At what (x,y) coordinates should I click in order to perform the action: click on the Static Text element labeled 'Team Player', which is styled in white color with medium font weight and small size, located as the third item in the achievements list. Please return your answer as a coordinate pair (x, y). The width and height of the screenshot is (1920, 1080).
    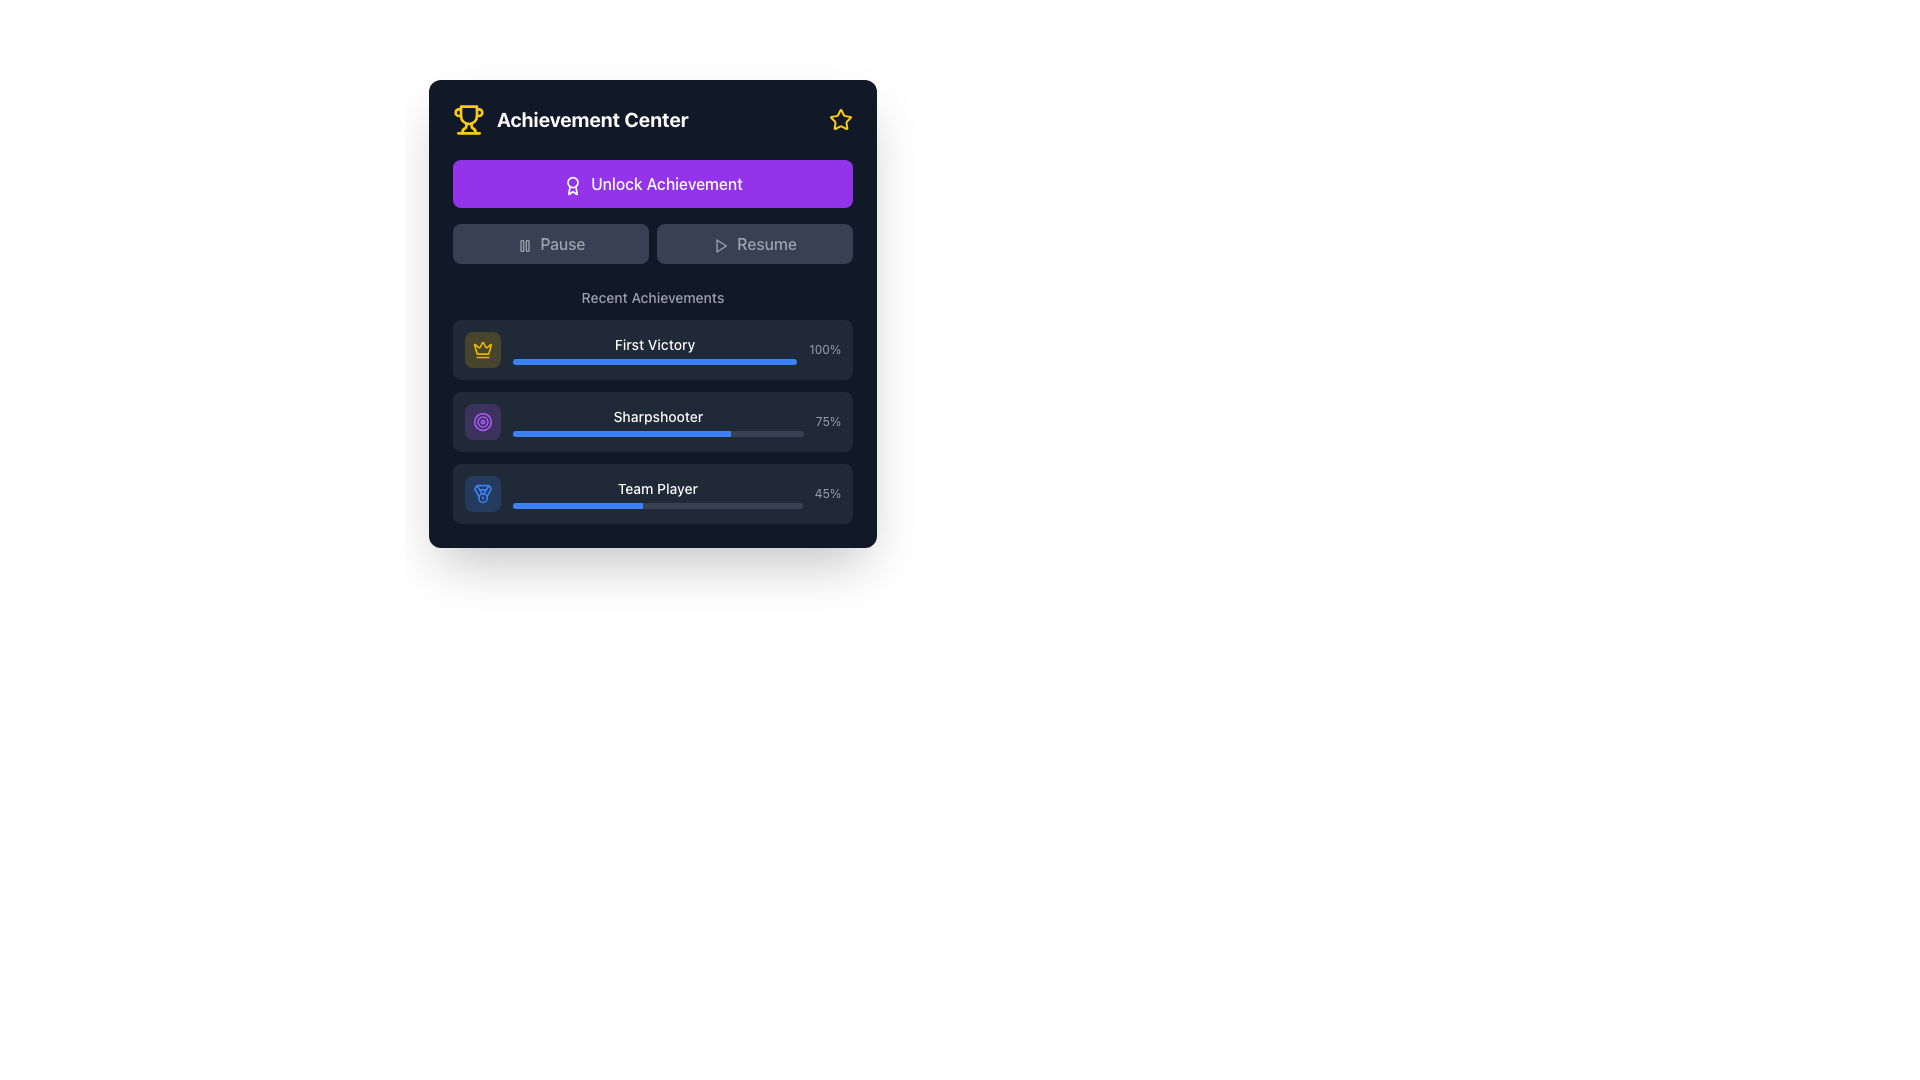
    Looking at the image, I should click on (657, 489).